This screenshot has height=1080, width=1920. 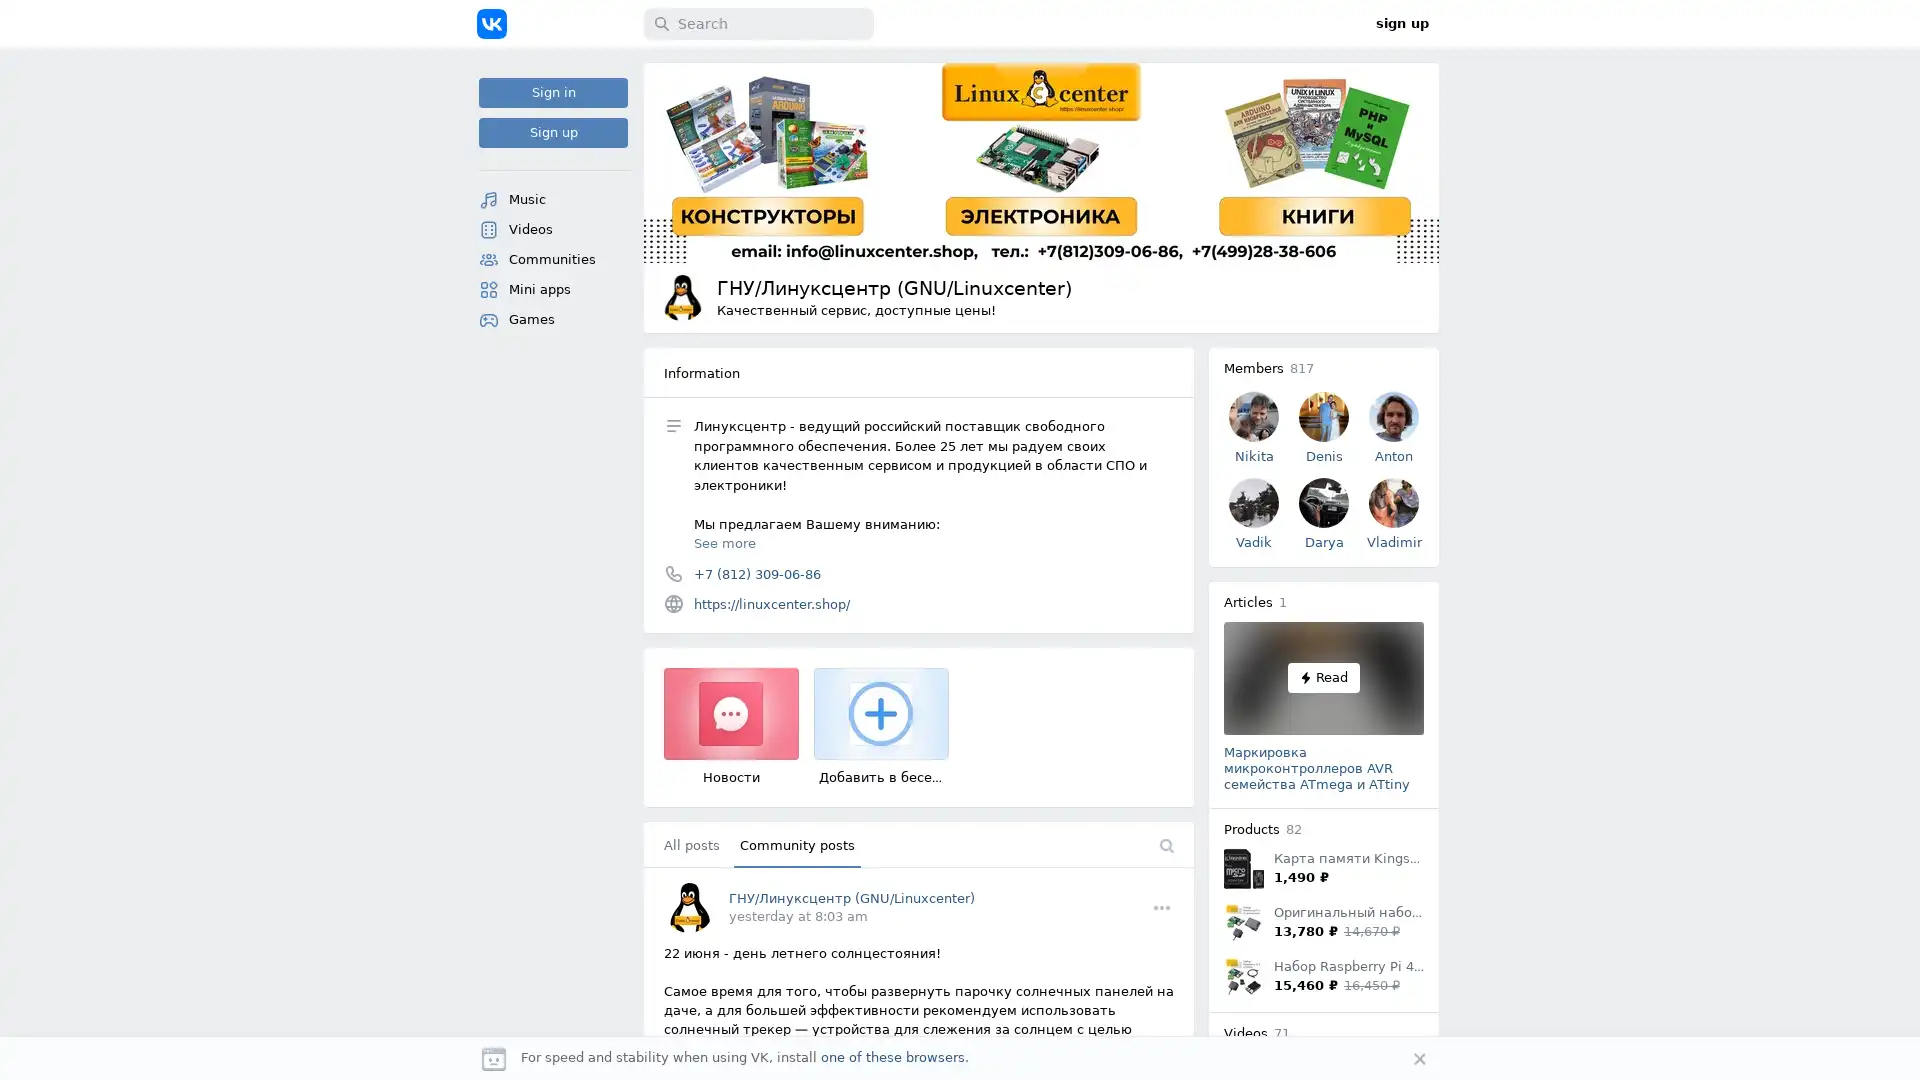 I want to click on Sign up, so click(x=553, y=132).